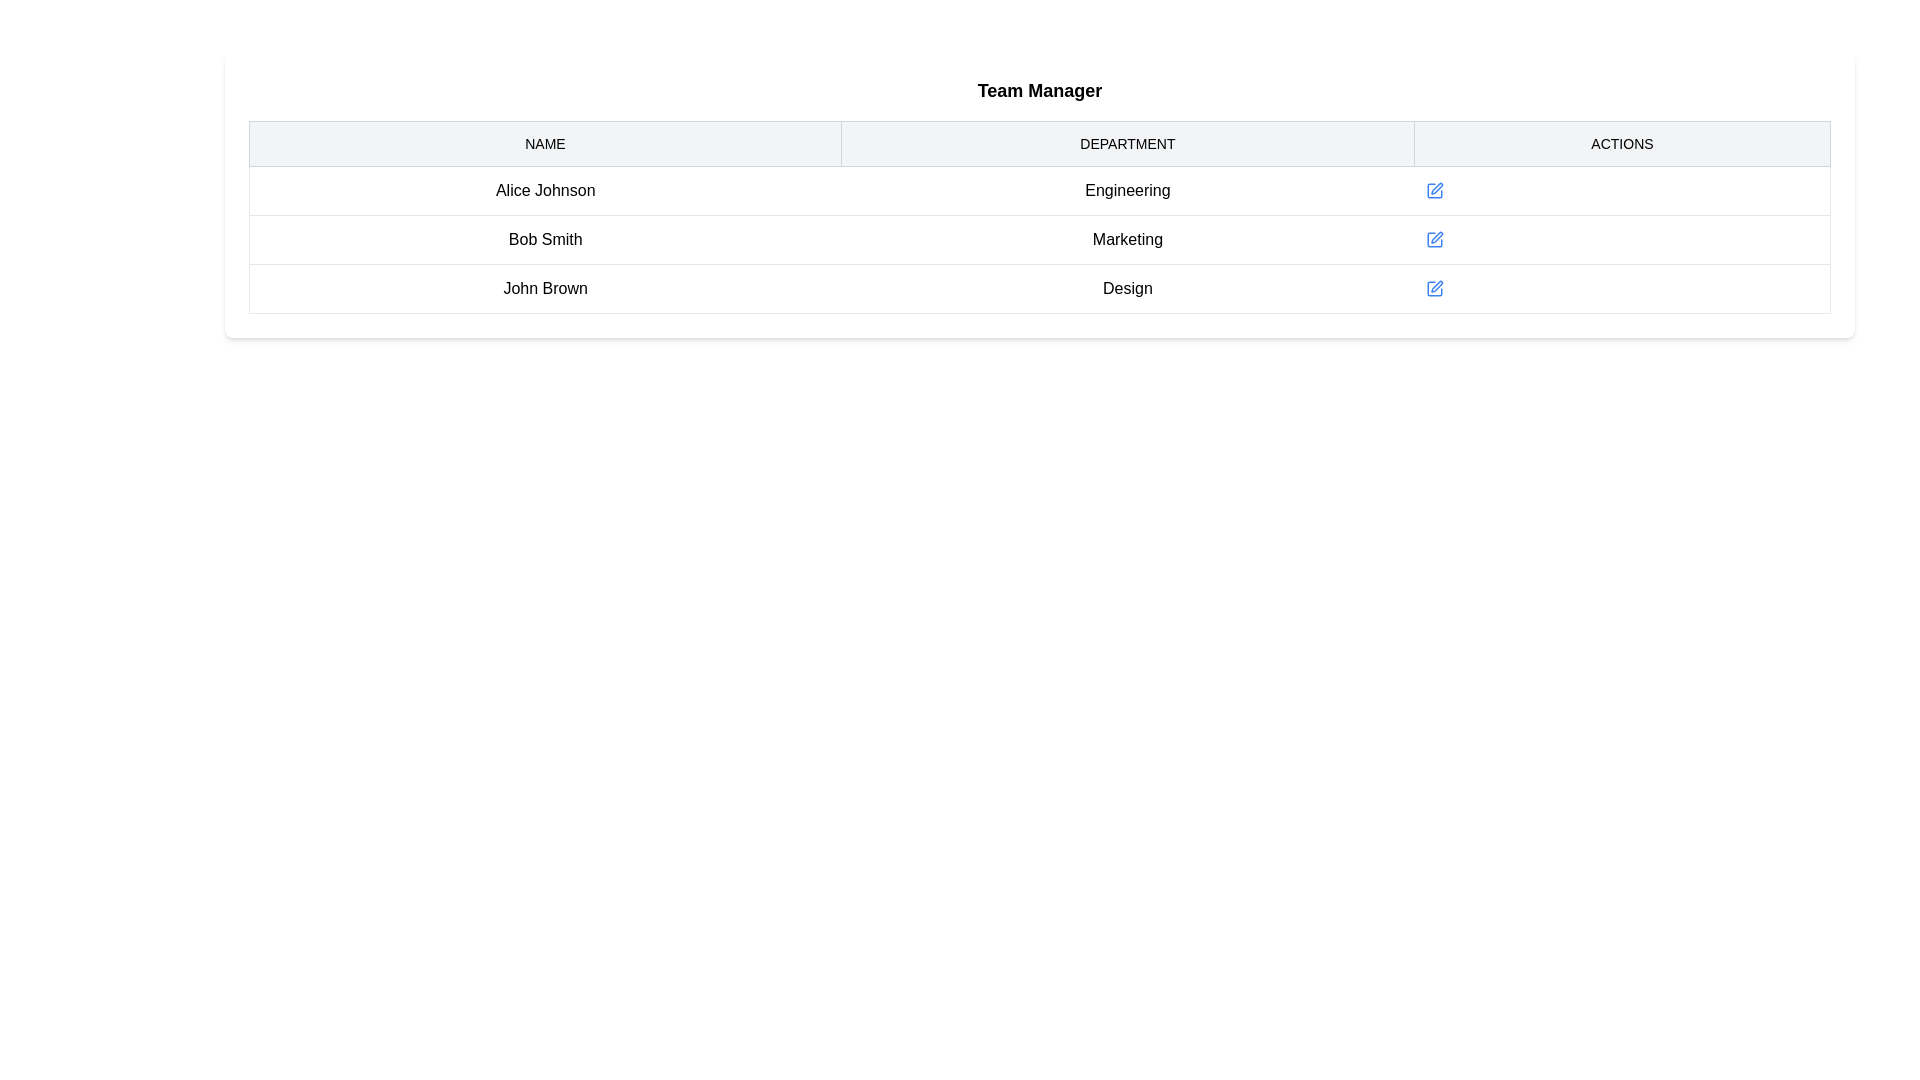 This screenshot has height=1080, width=1920. Describe the element at coordinates (1128, 142) in the screenshot. I see `the Table Header element displaying 'DEPARTMENT', which is the second column header in the table, located between 'Name' and 'Actions'` at that location.